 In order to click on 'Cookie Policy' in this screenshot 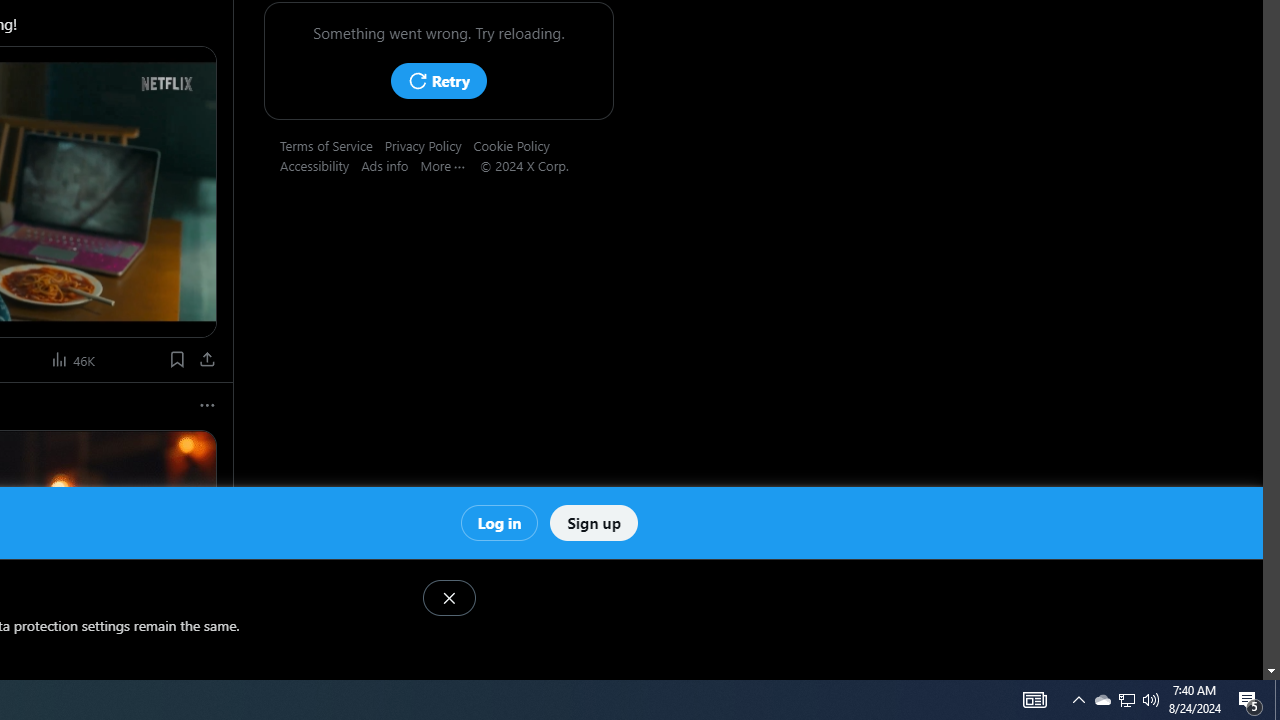, I will do `click(517, 144)`.